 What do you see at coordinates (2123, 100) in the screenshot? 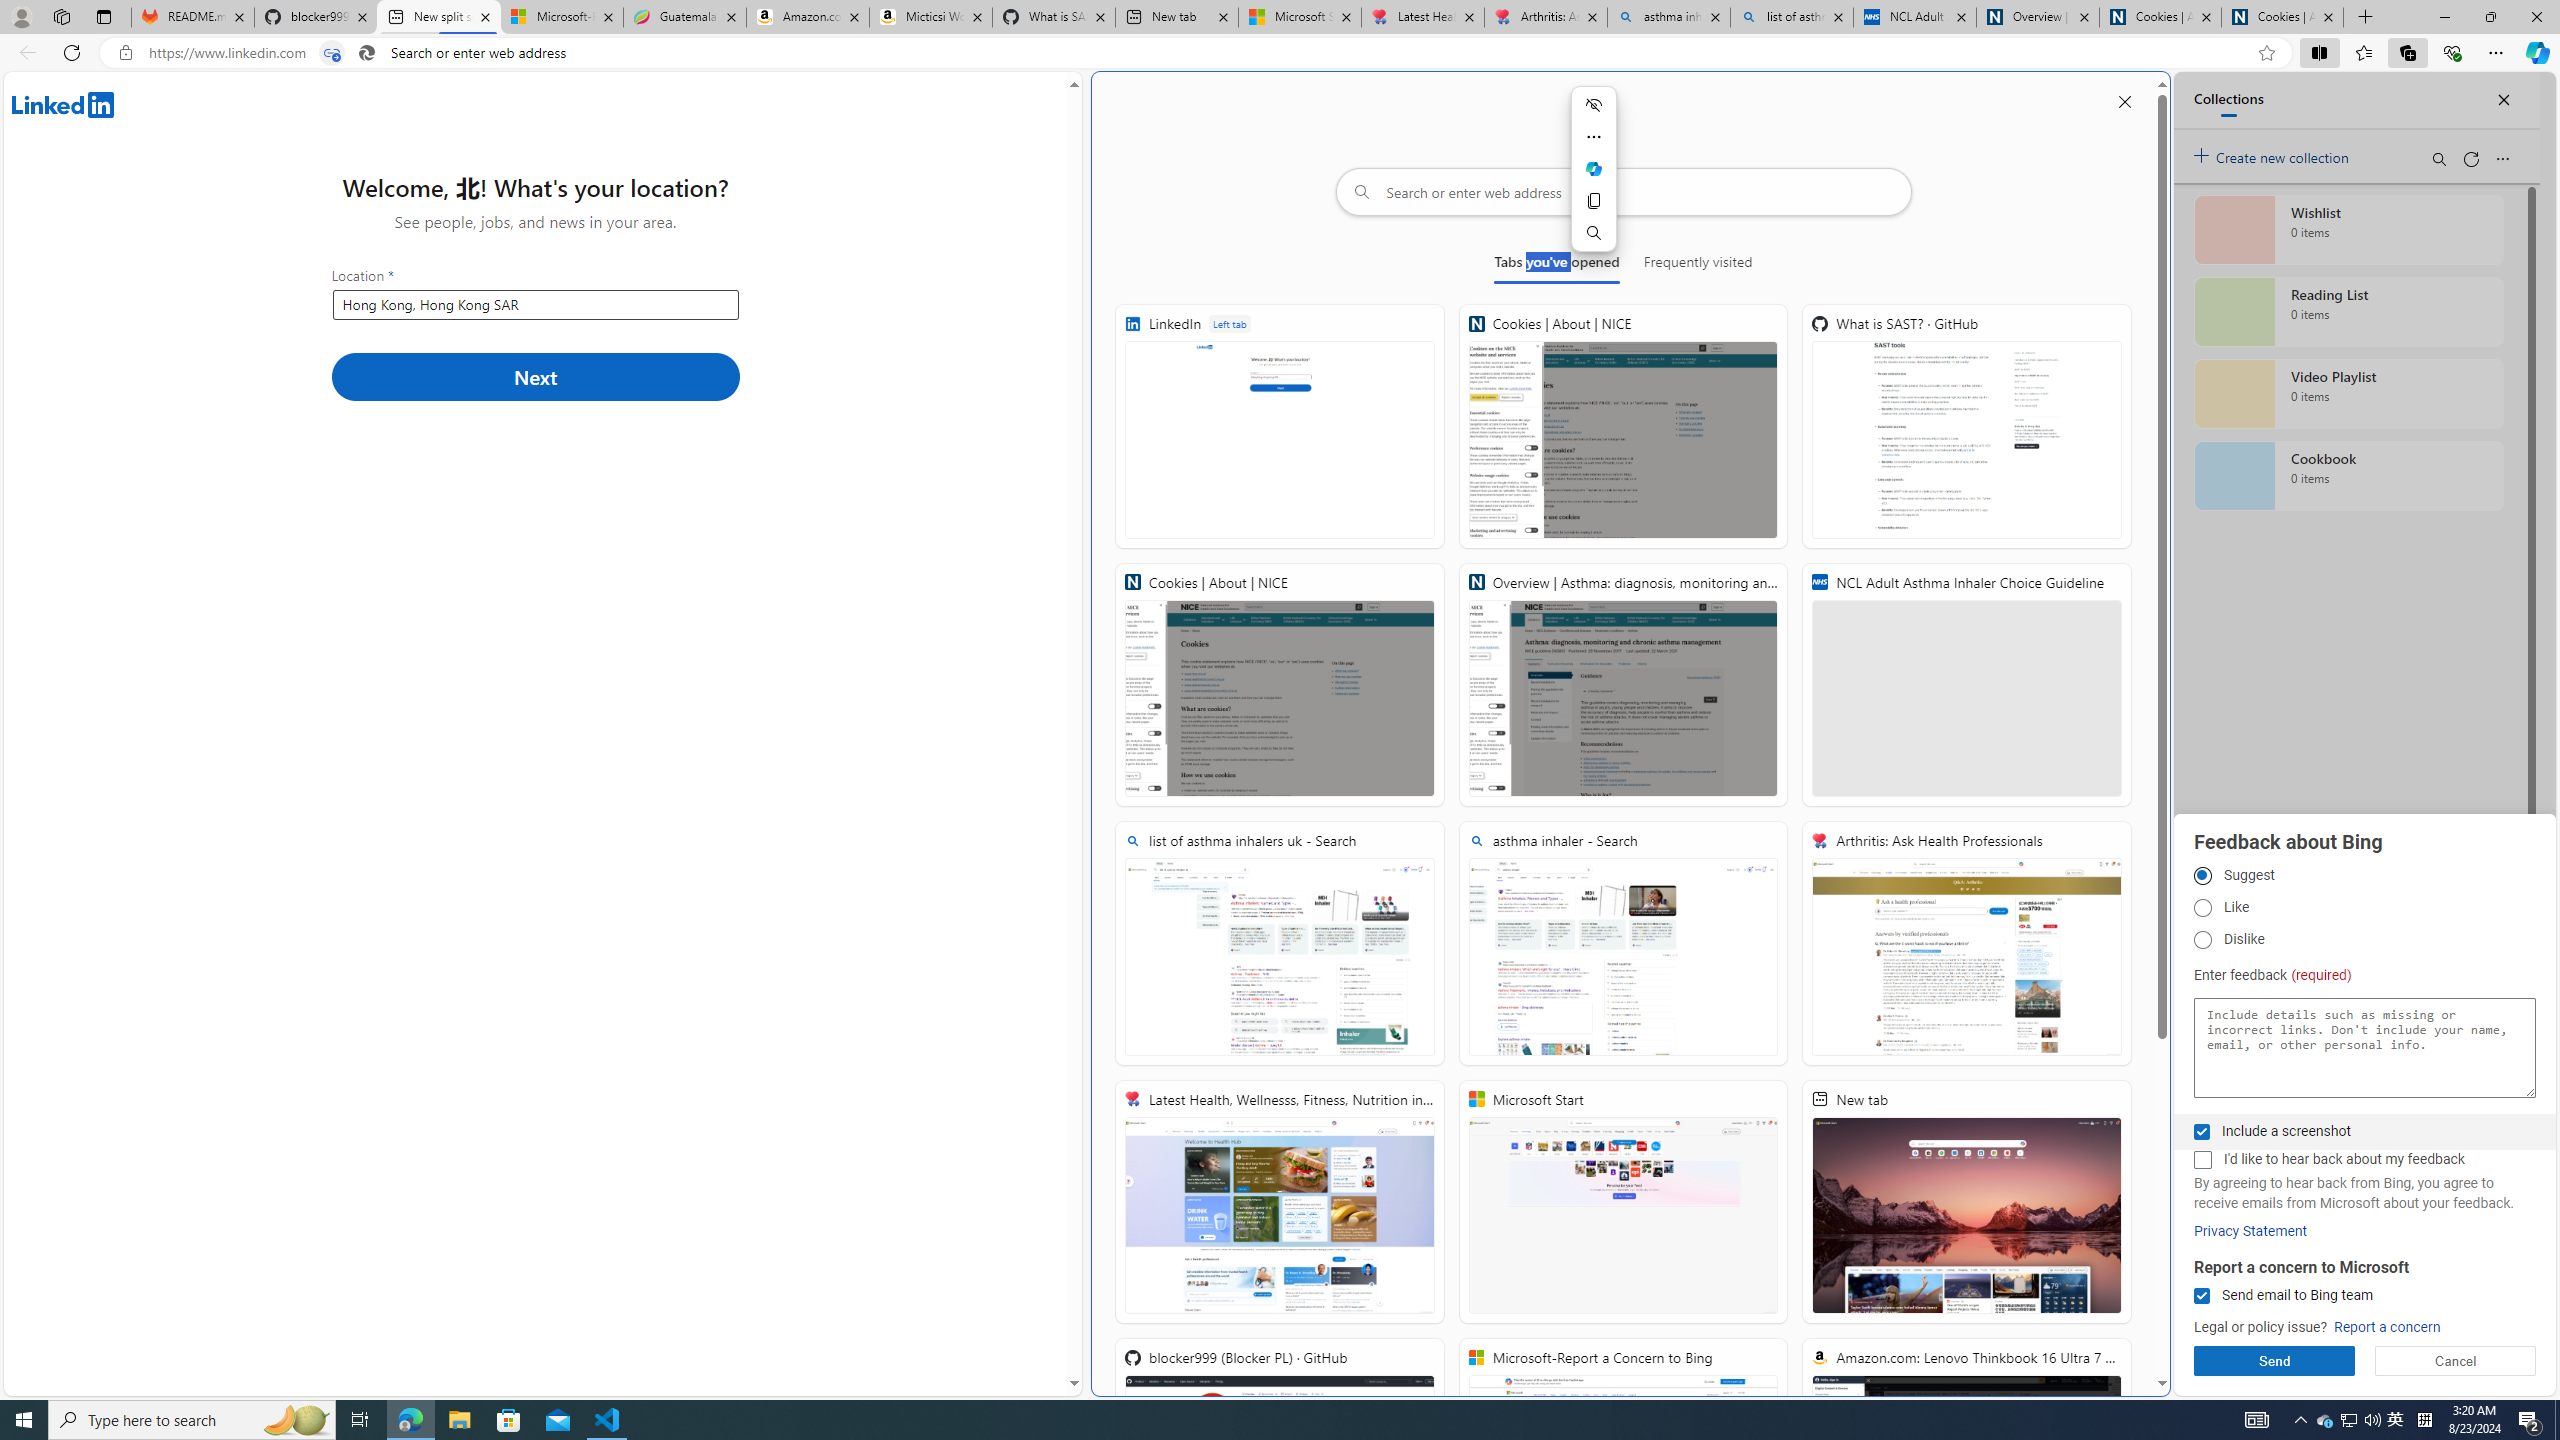
I see `'Close split screen'` at bounding box center [2123, 100].